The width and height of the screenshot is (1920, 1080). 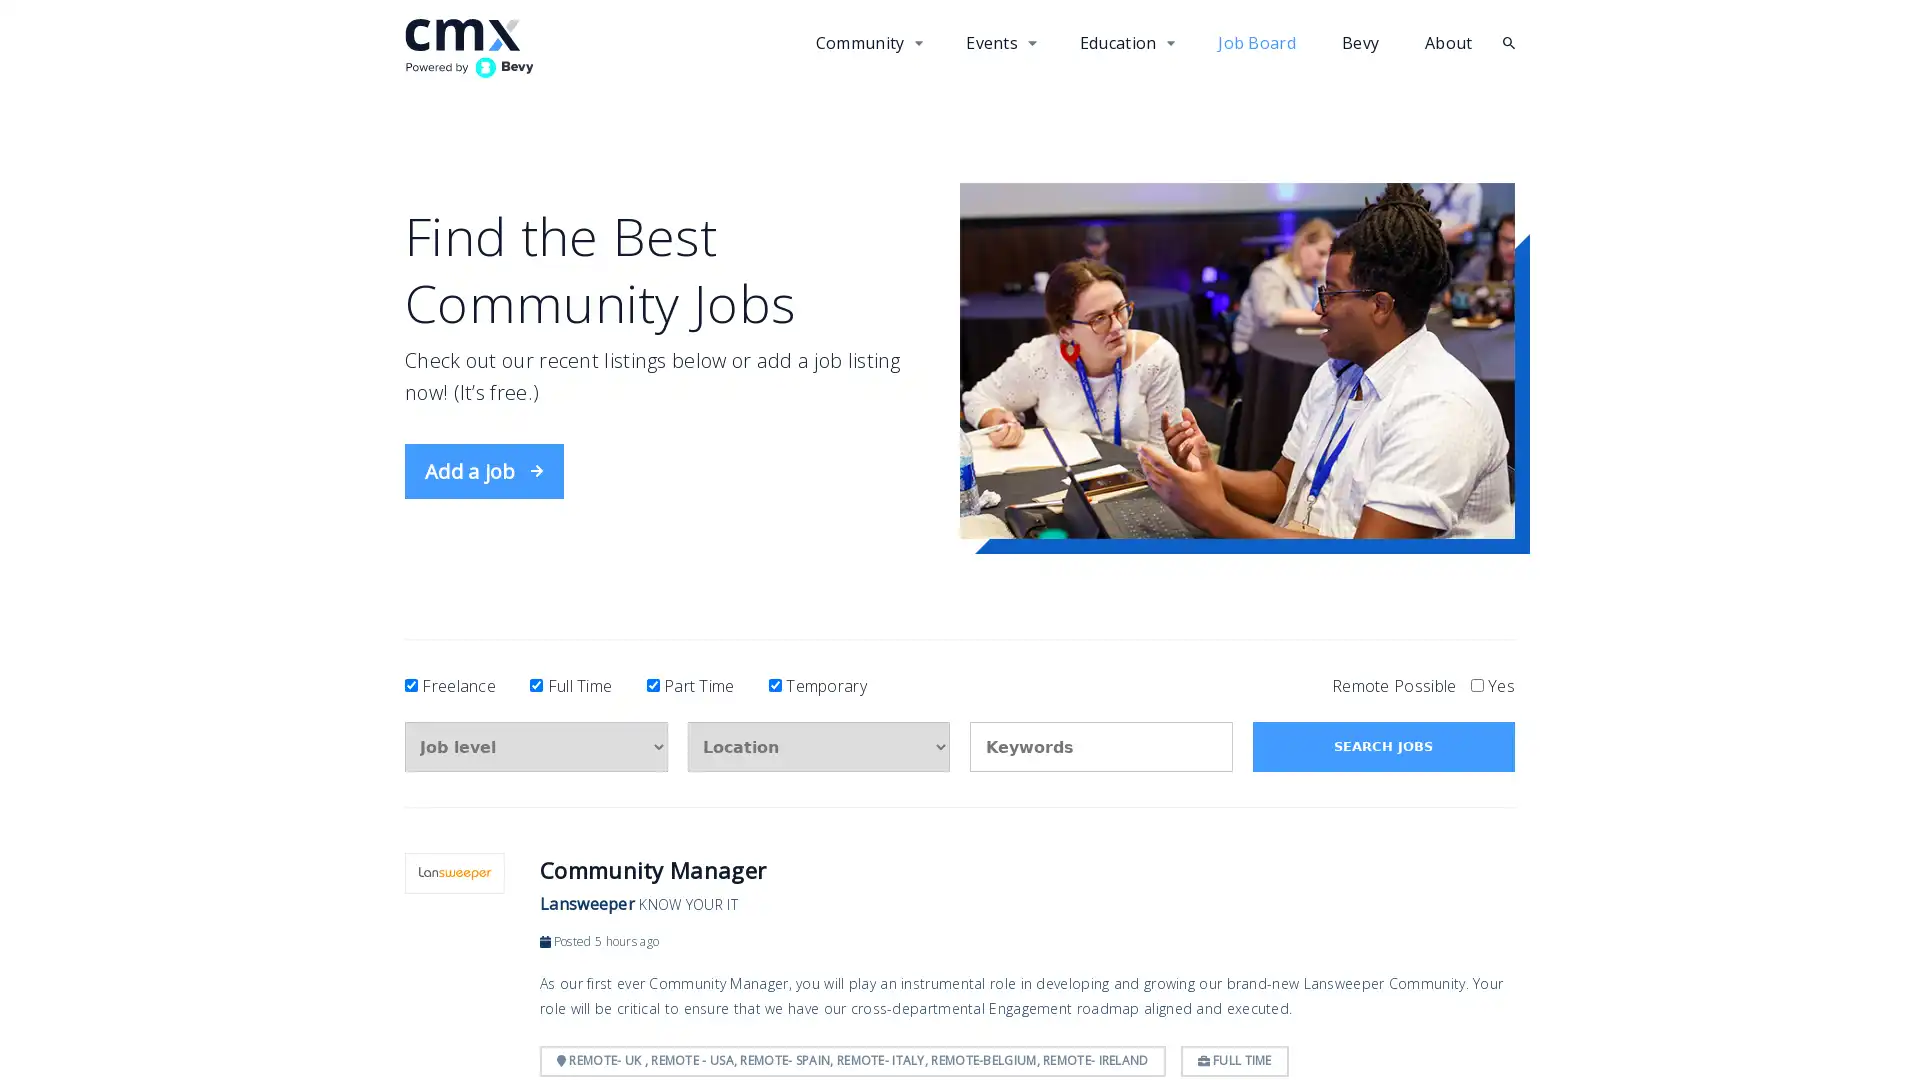 What do you see at coordinates (1382, 747) in the screenshot?
I see `Search Jobs` at bounding box center [1382, 747].